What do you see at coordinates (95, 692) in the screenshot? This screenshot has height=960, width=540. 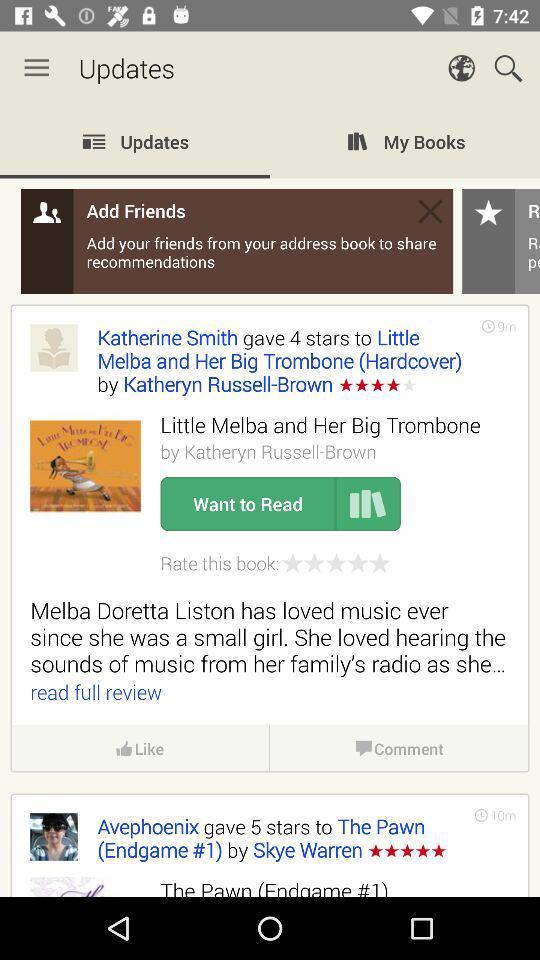 I see `the read full review icon` at bounding box center [95, 692].